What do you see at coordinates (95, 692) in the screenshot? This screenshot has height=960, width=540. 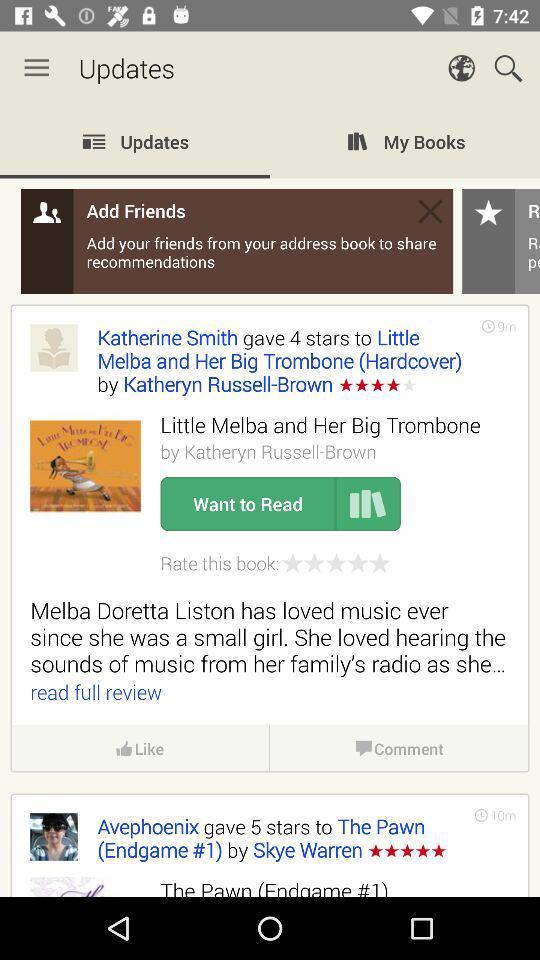 I see `the read full review icon` at bounding box center [95, 692].